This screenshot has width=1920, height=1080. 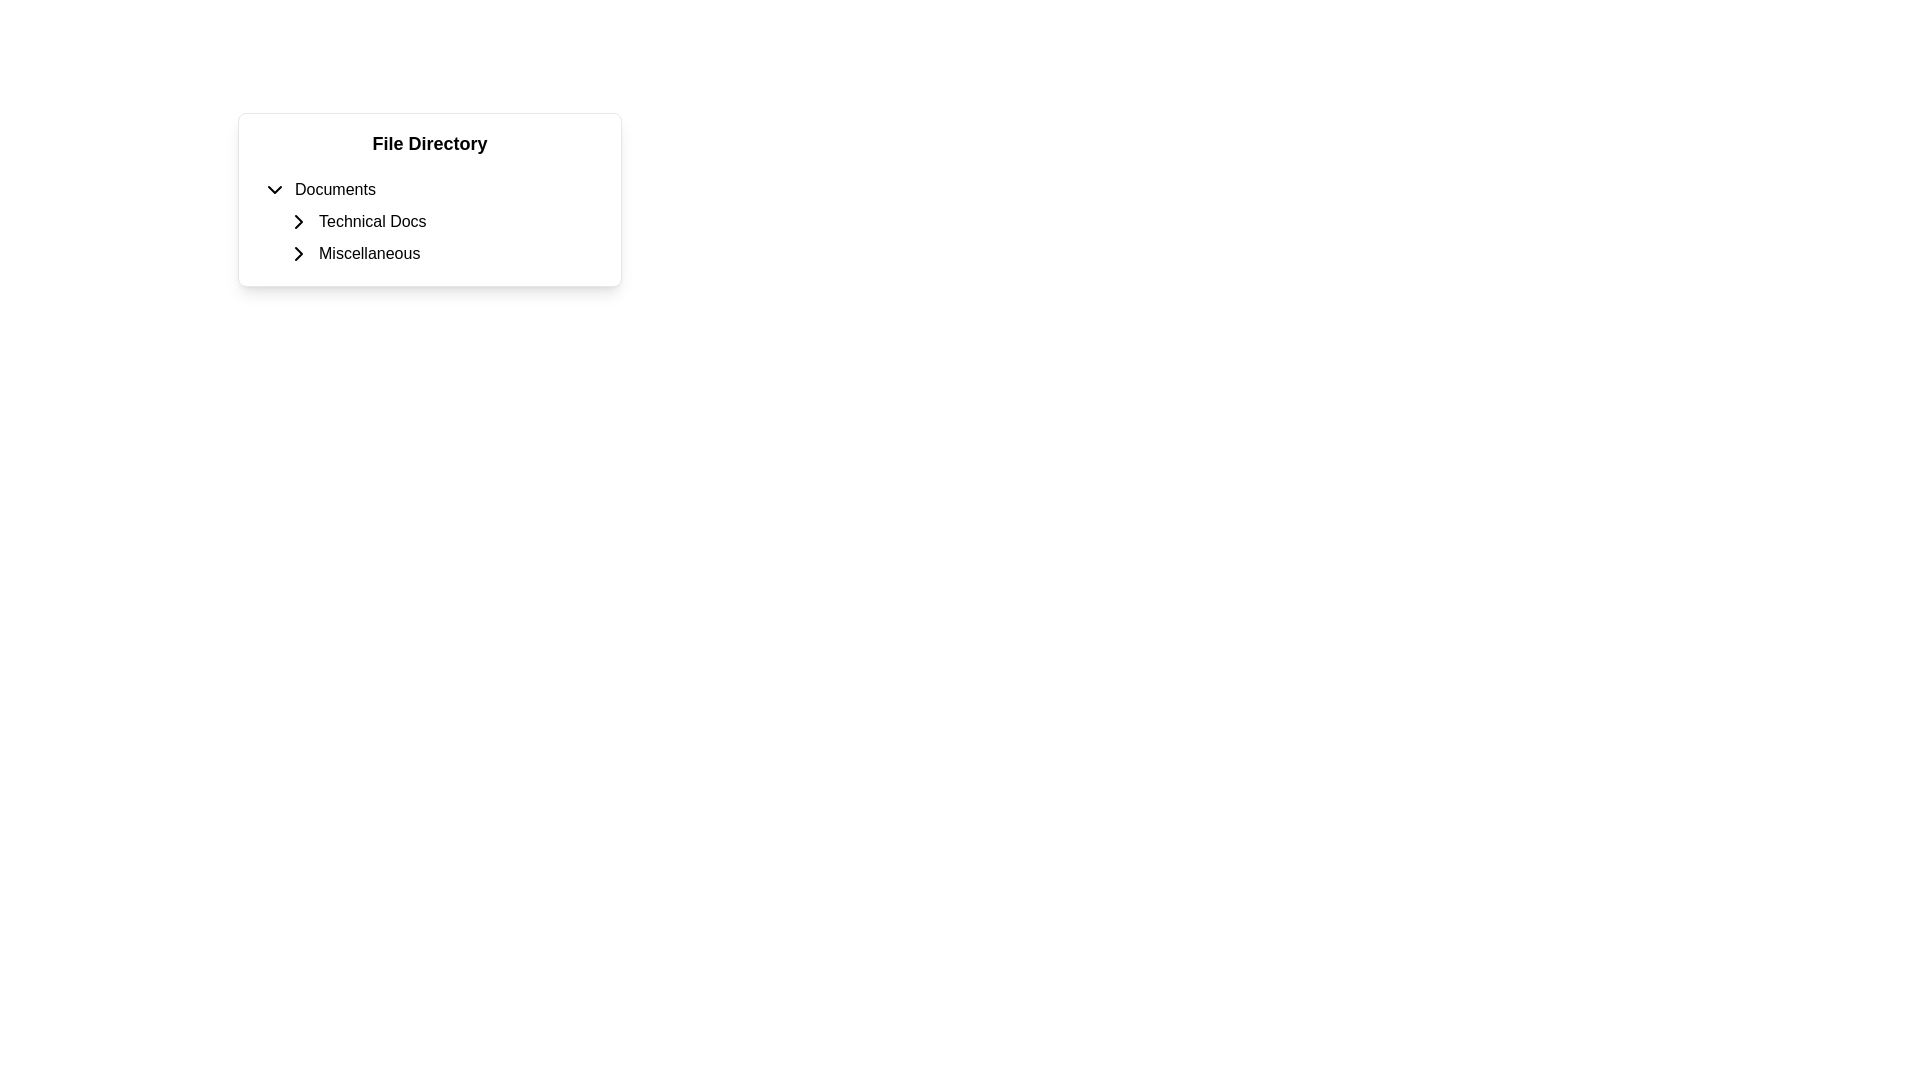 What do you see at coordinates (369, 253) in the screenshot?
I see `the text label displaying 'Miscellaneous' in the 'File Directory' navigation menu` at bounding box center [369, 253].